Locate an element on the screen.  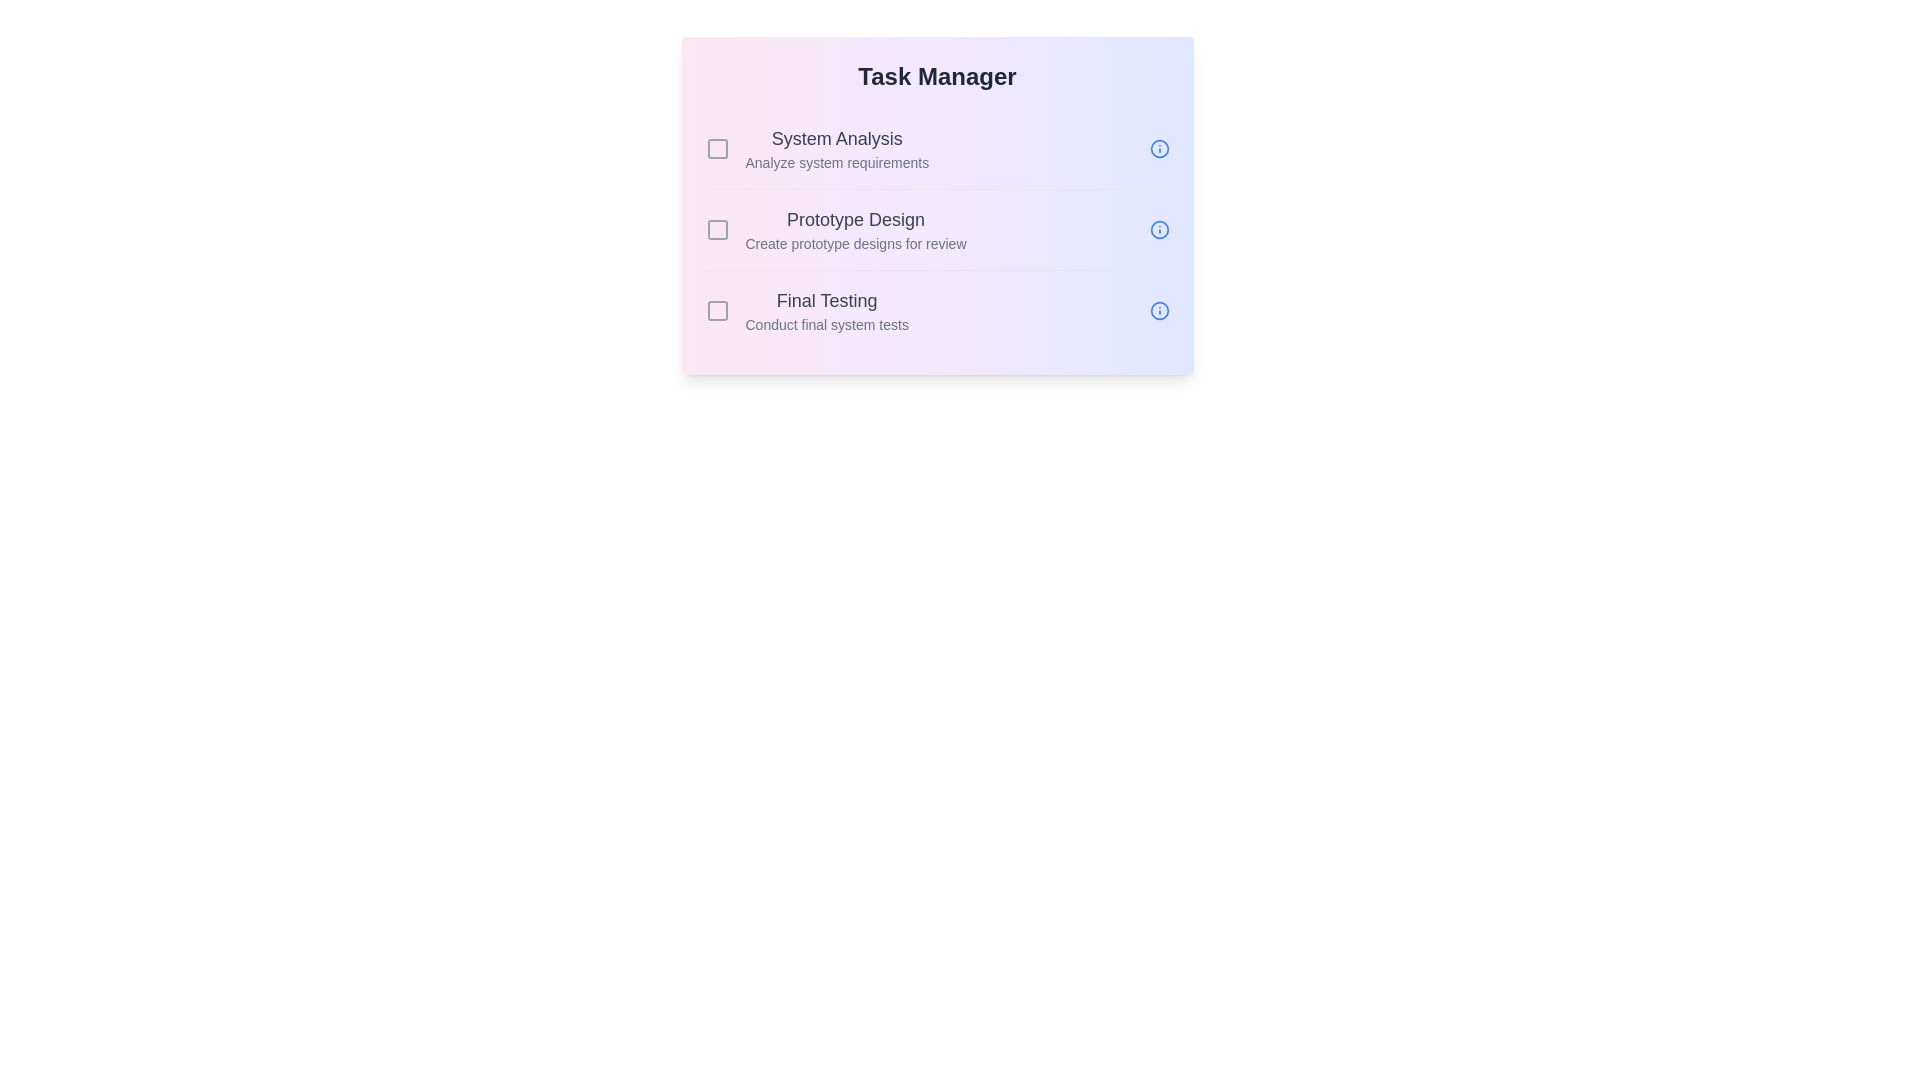
information icon for the task Final Testing is located at coordinates (1159, 311).